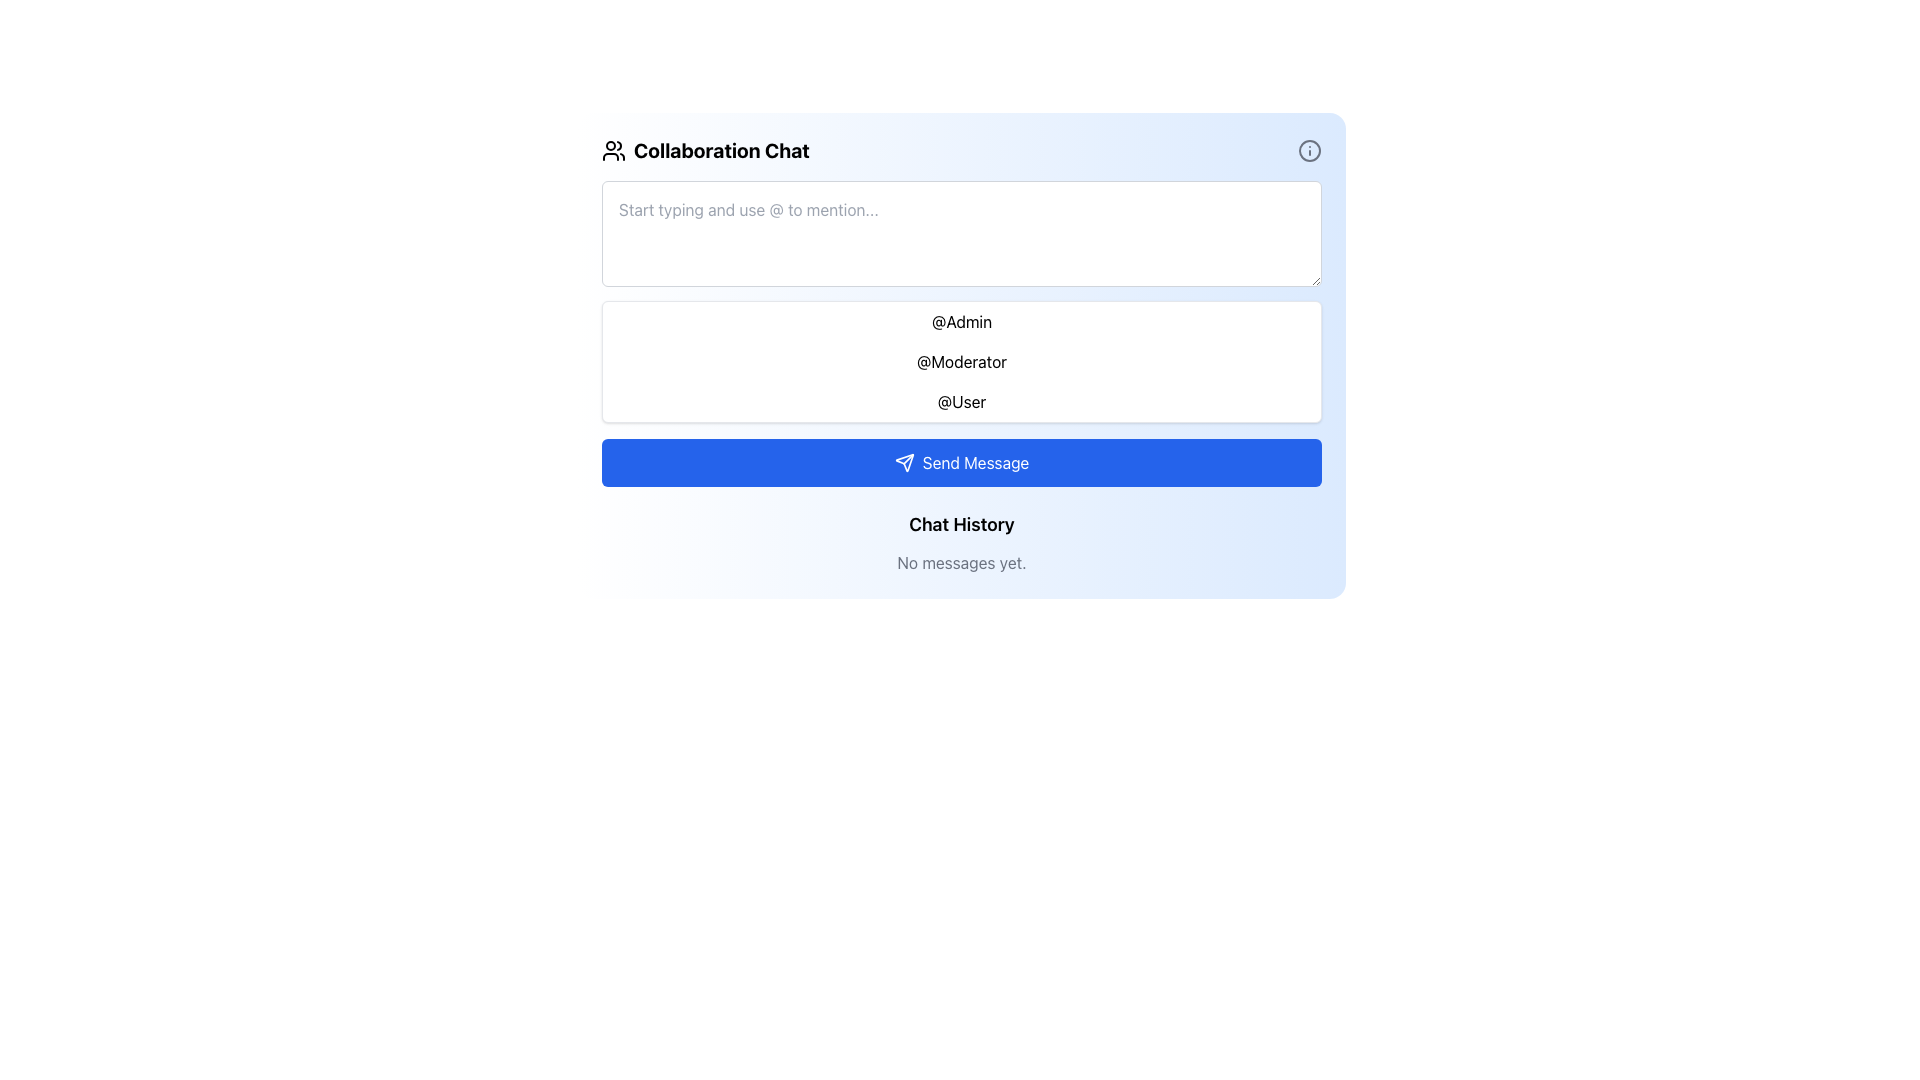 The image size is (1920, 1080). What do you see at coordinates (961, 462) in the screenshot?
I see `the message sending button located at the bottom of the chat section, which is positioned directly below the tagged users and above the Chat History heading to observe its hover effect` at bounding box center [961, 462].